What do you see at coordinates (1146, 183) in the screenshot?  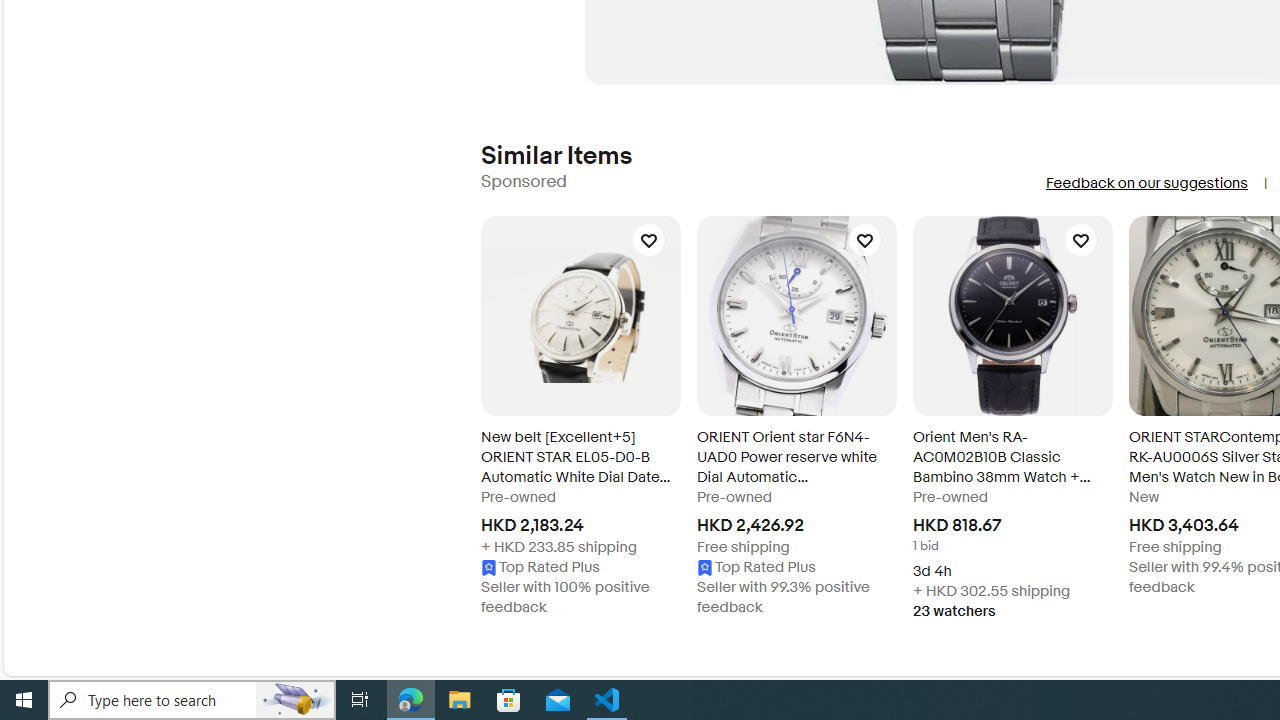 I see `'Feedback on our suggestions'` at bounding box center [1146, 183].